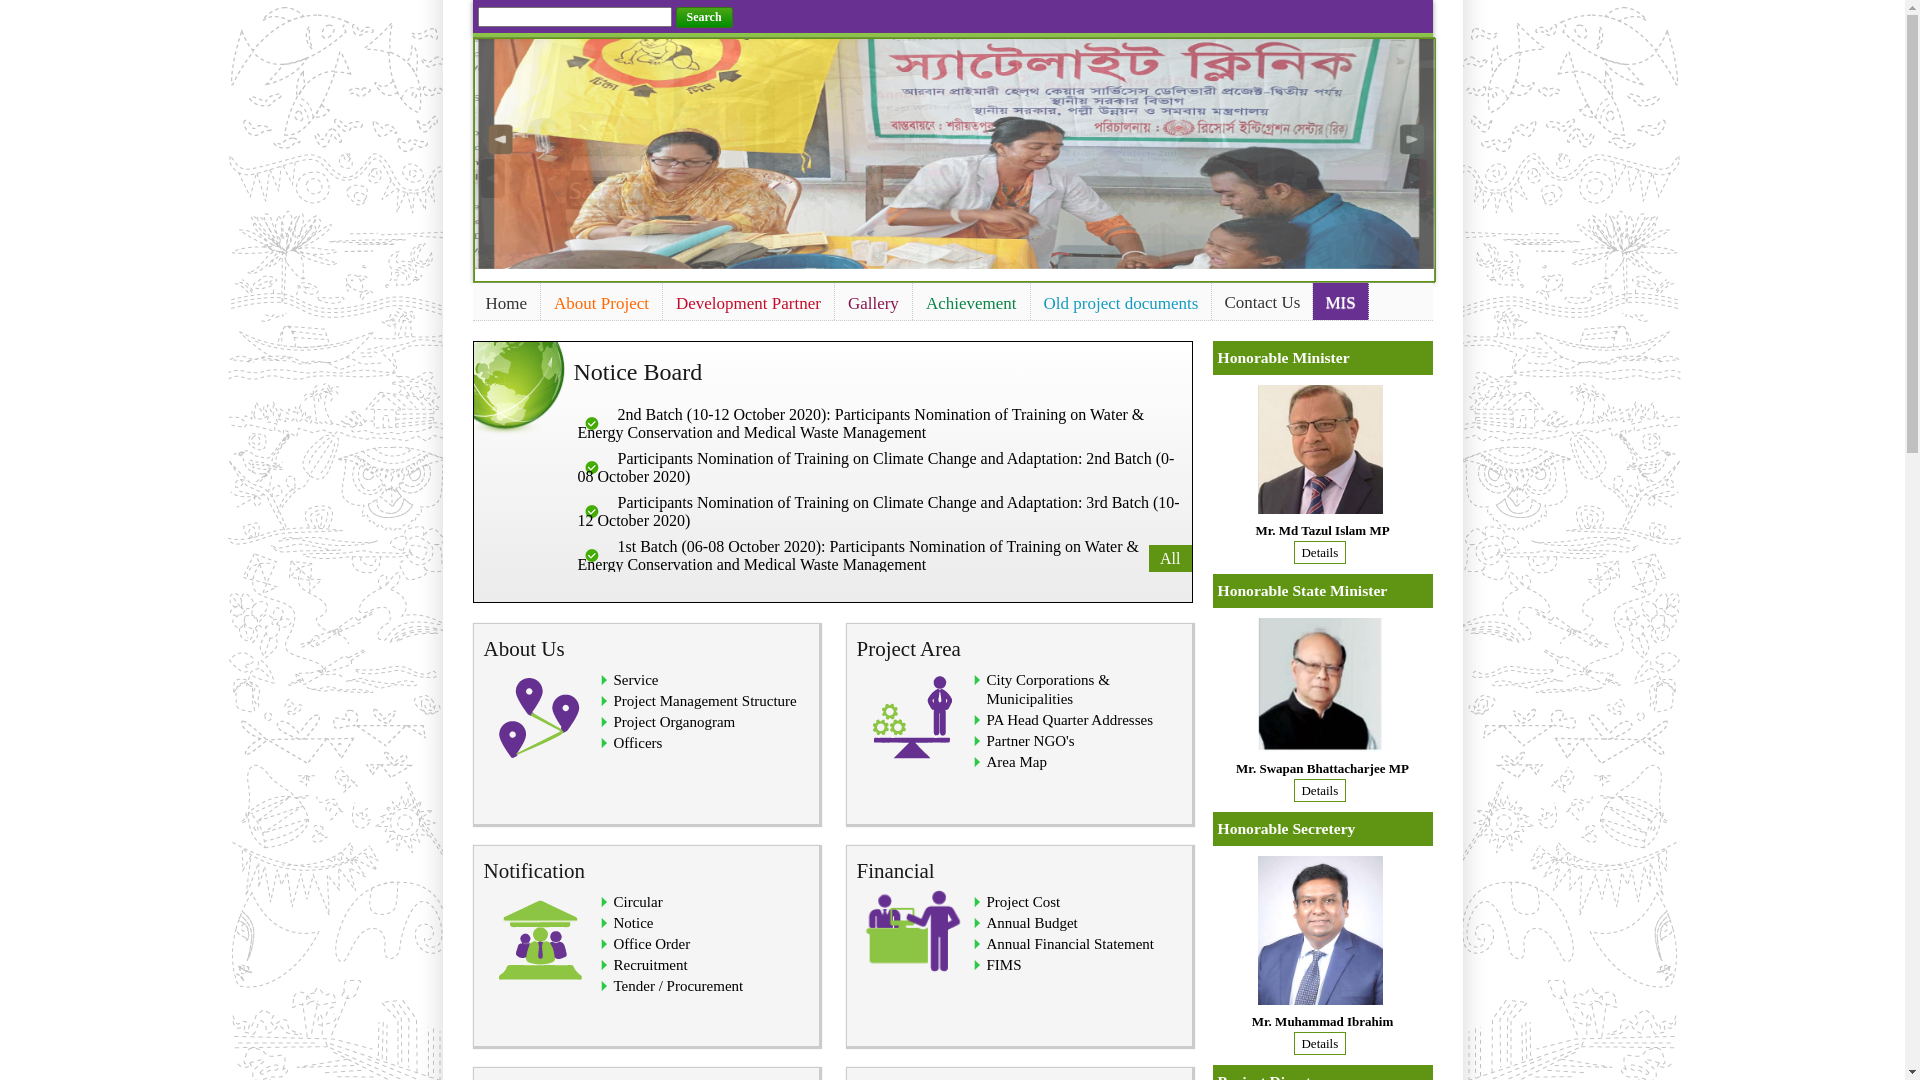  What do you see at coordinates (1030, 740) in the screenshot?
I see `'Partner NGO's'` at bounding box center [1030, 740].